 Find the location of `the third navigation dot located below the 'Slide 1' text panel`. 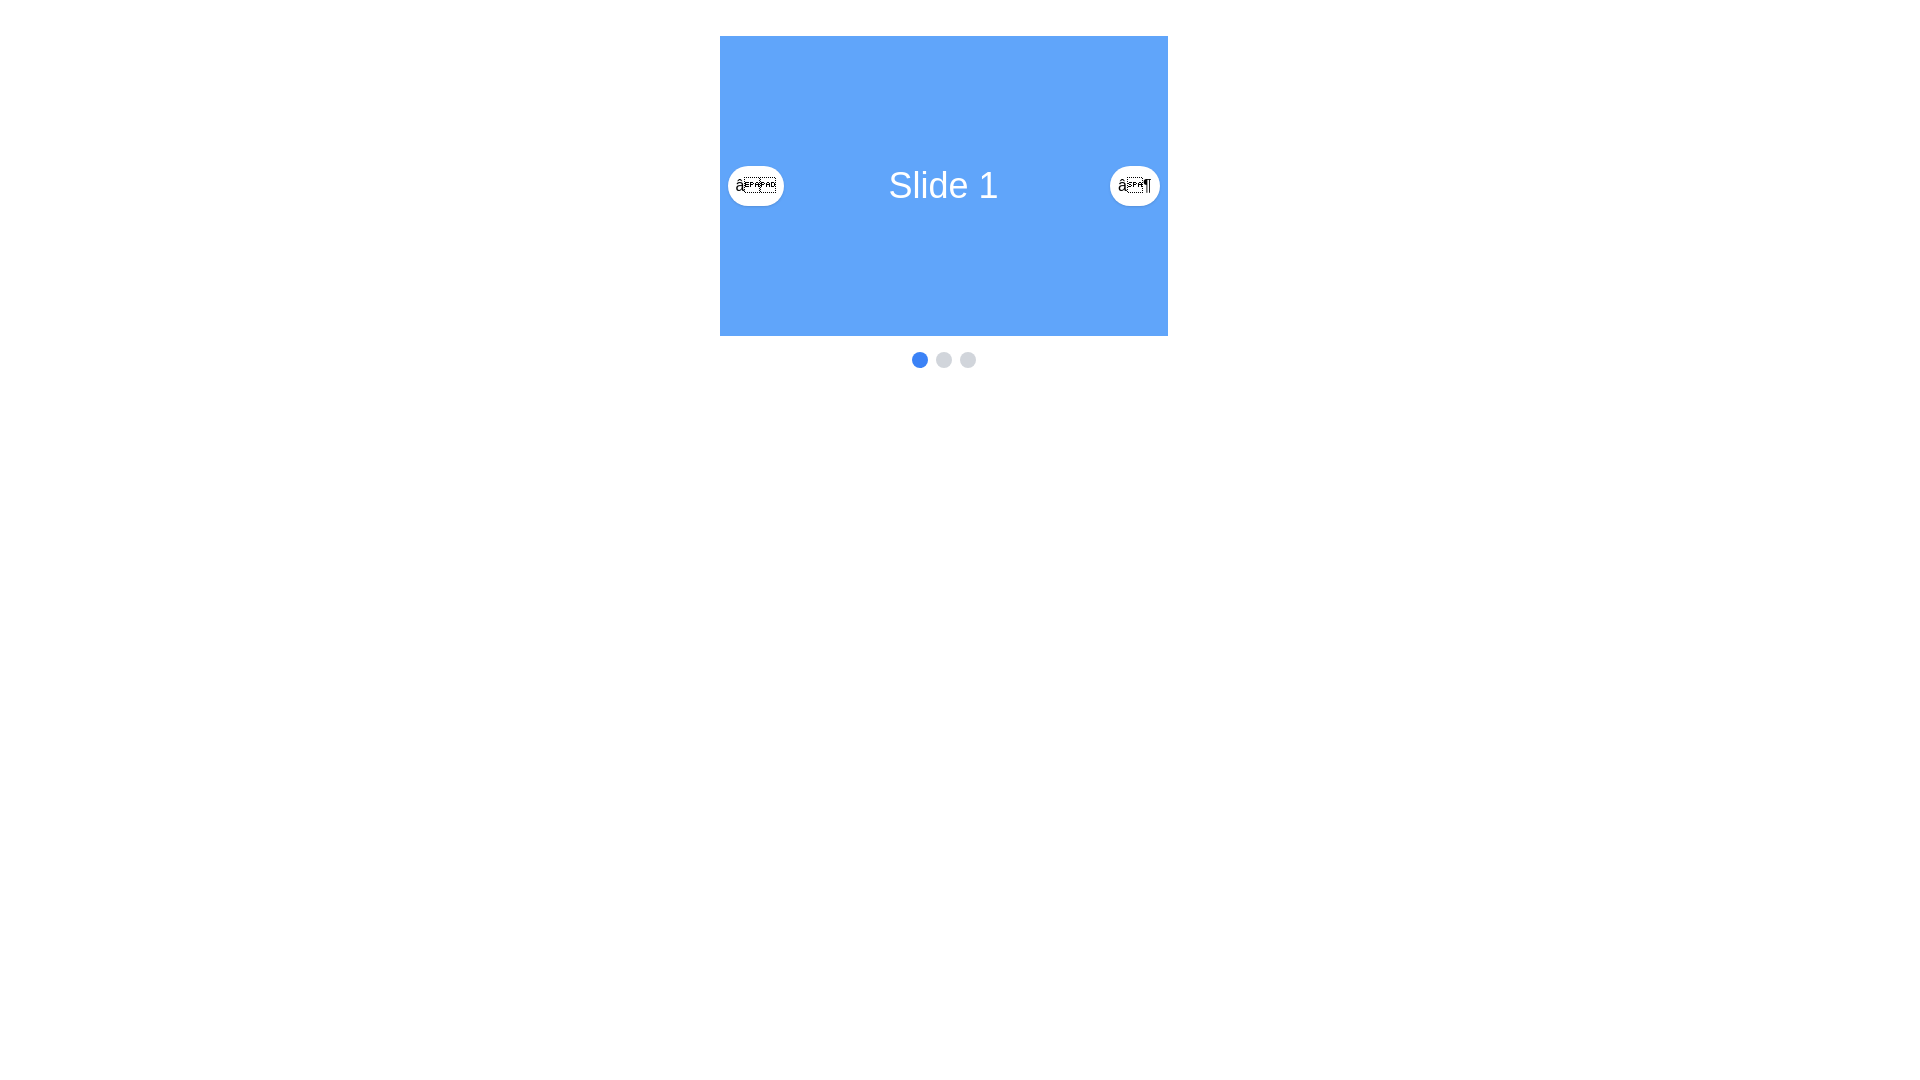

the third navigation dot located below the 'Slide 1' text panel is located at coordinates (967, 358).